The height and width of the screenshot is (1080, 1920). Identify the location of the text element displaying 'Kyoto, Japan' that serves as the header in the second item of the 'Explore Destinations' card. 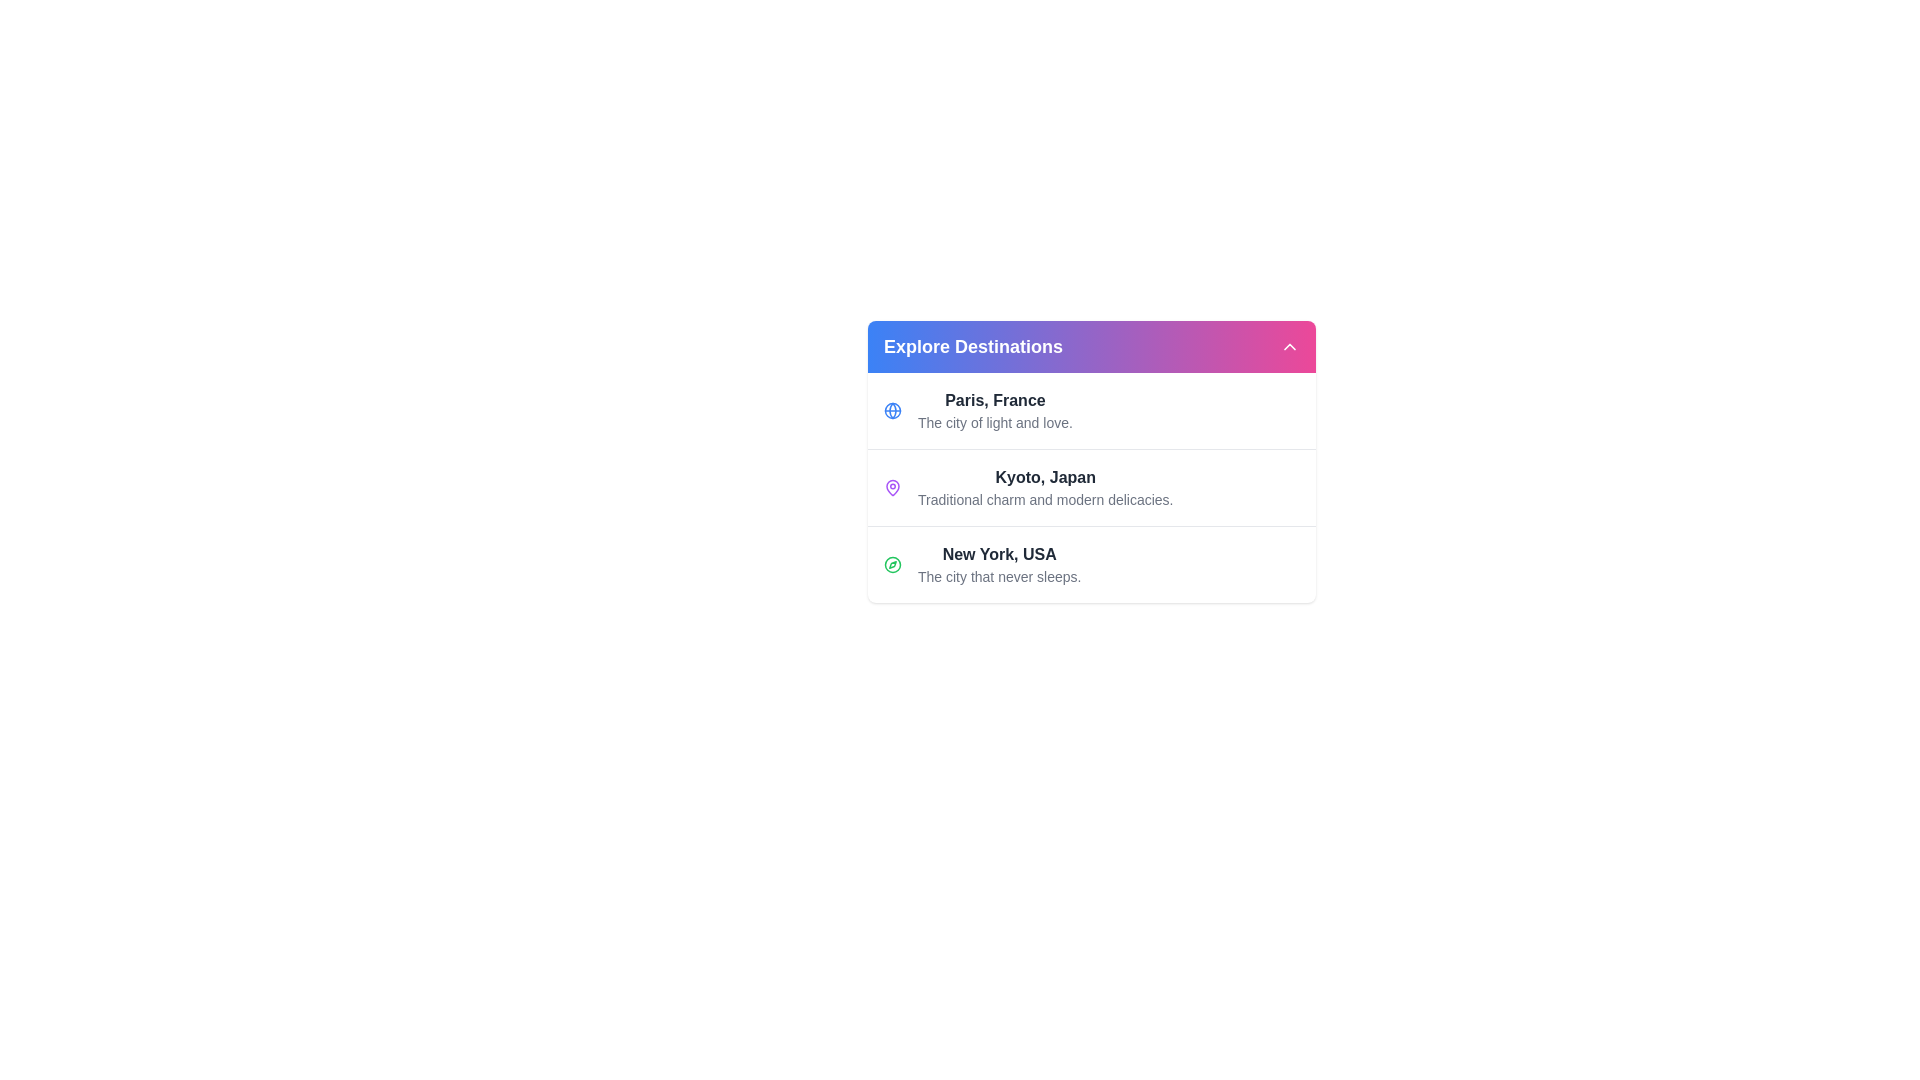
(1044, 478).